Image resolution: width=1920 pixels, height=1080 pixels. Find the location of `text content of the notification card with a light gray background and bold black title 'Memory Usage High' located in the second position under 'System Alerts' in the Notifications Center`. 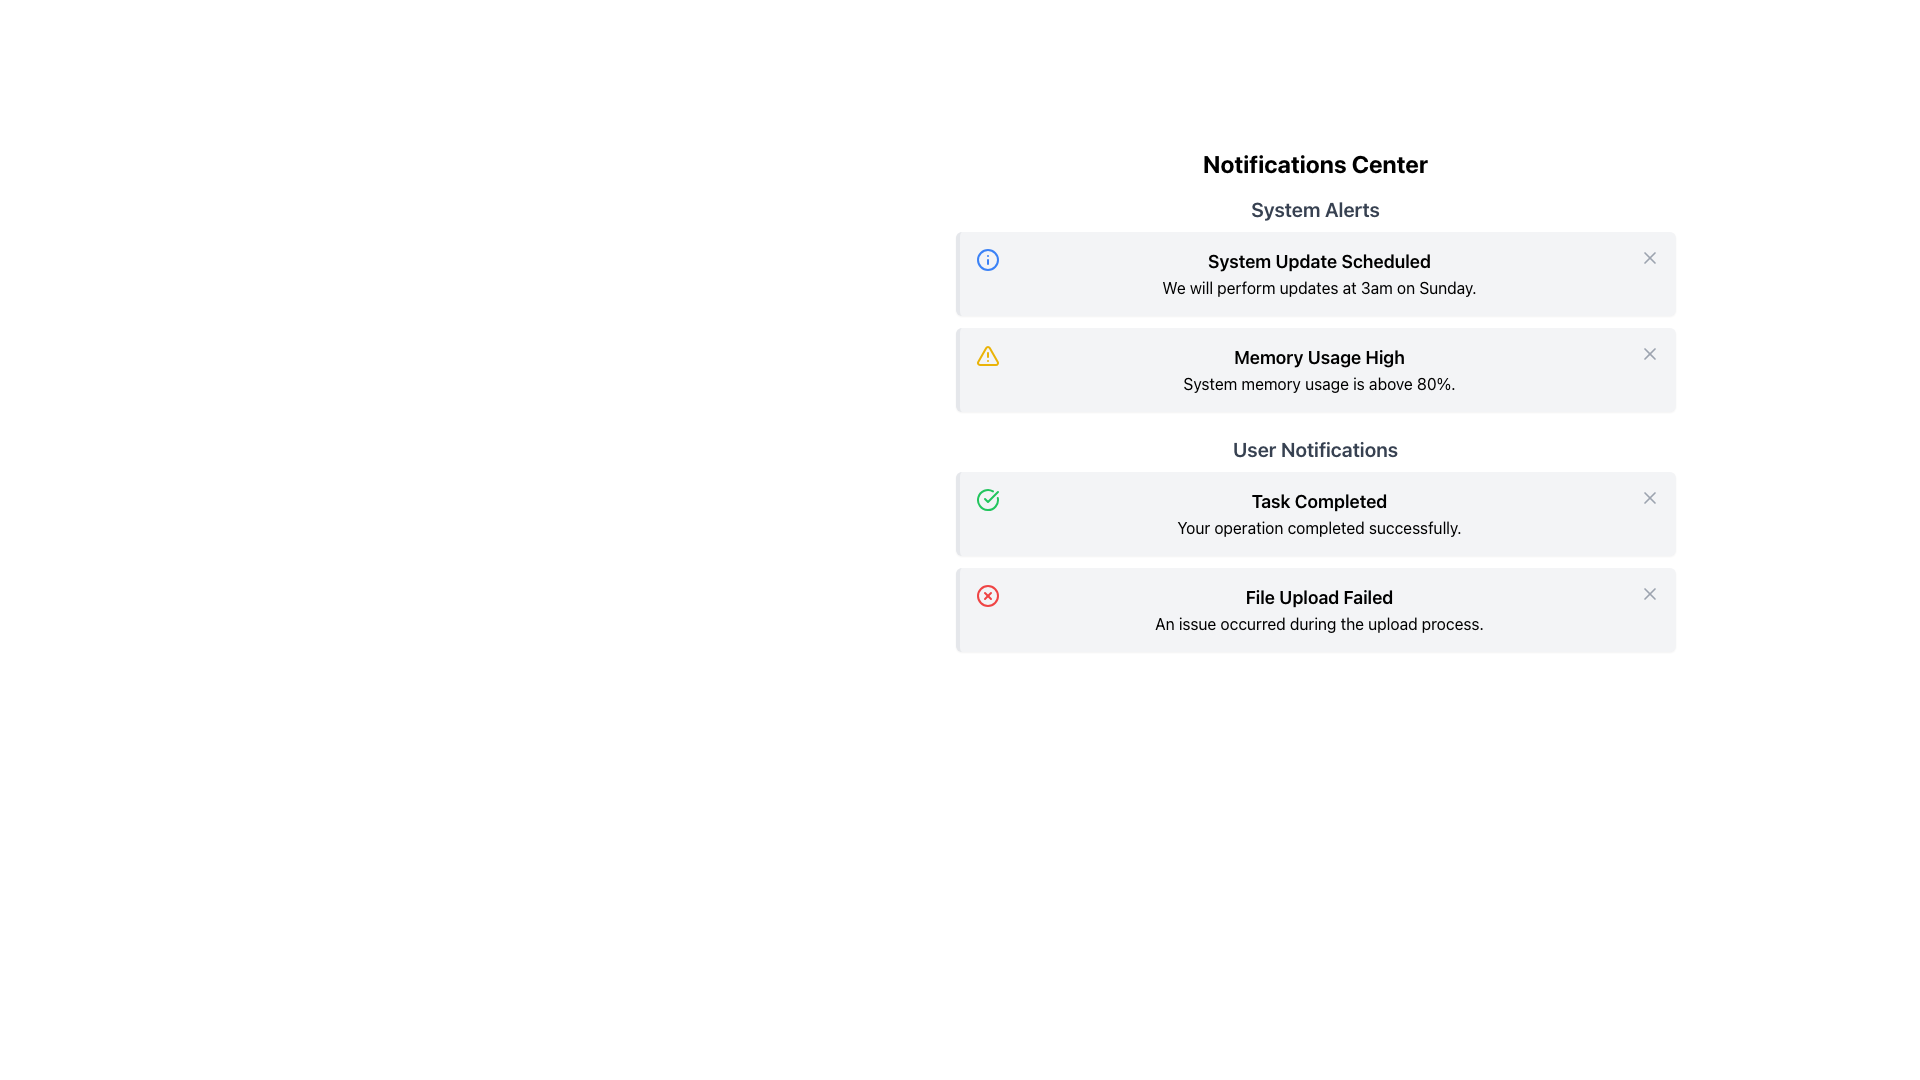

text content of the notification card with a light gray background and bold black title 'Memory Usage High' located in the second position under 'System Alerts' in the Notifications Center is located at coordinates (1315, 370).